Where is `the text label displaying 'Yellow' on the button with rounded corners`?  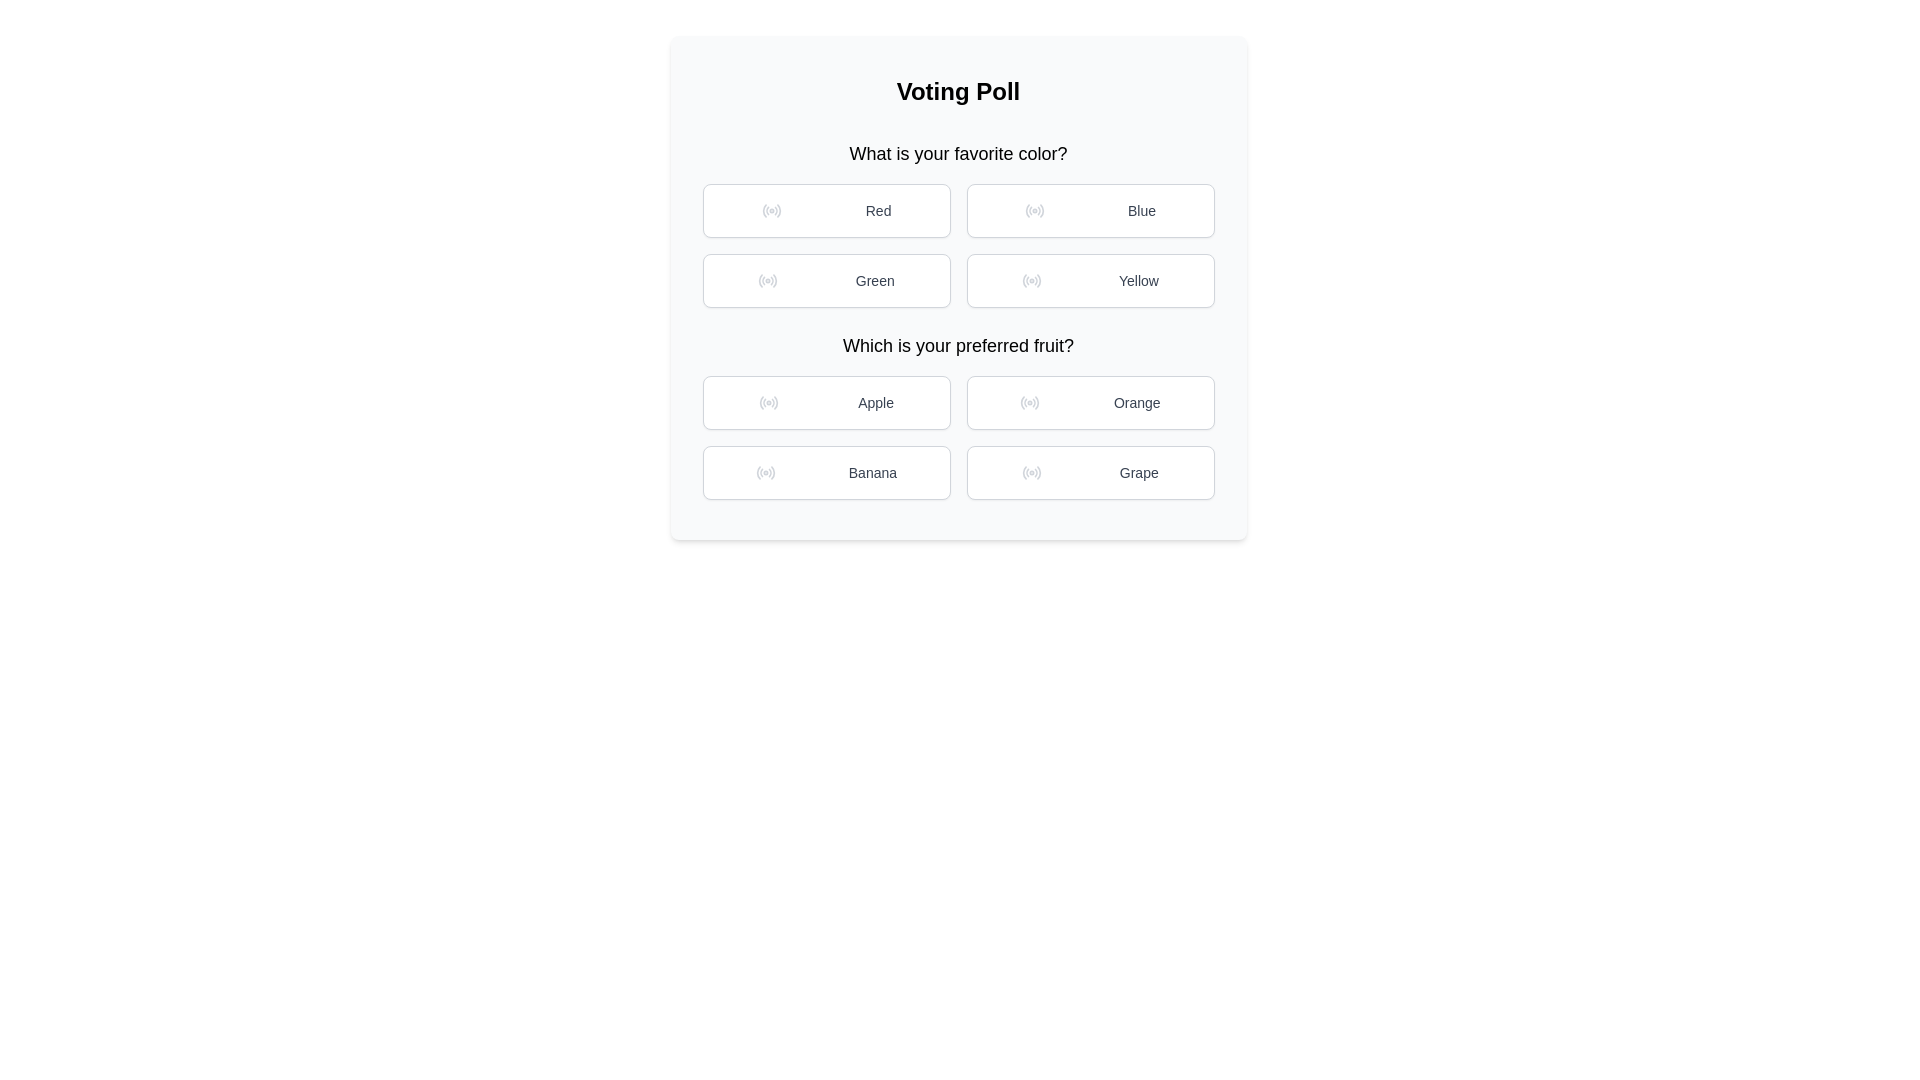
the text label displaying 'Yellow' on the button with rounded corners is located at coordinates (1138, 281).